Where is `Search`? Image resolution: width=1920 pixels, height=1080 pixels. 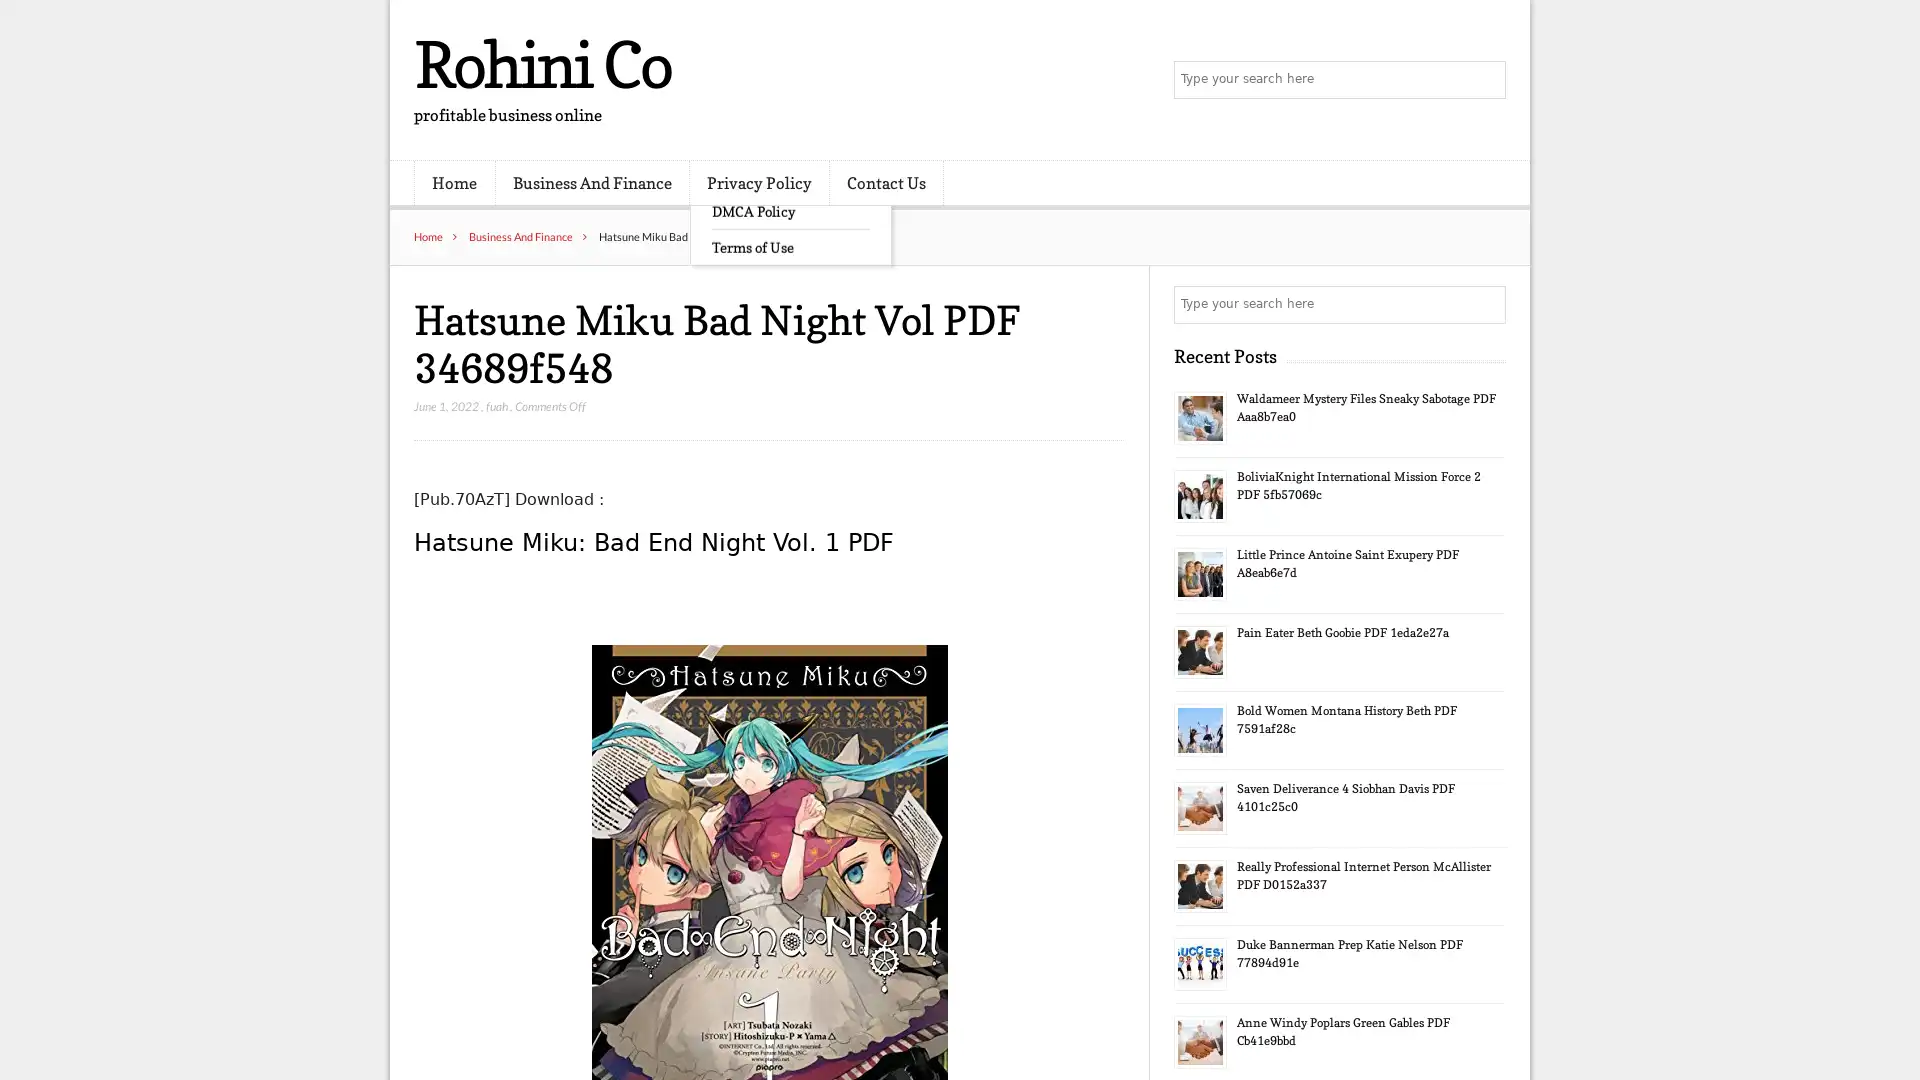
Search is located at coordinates (1485, 80).